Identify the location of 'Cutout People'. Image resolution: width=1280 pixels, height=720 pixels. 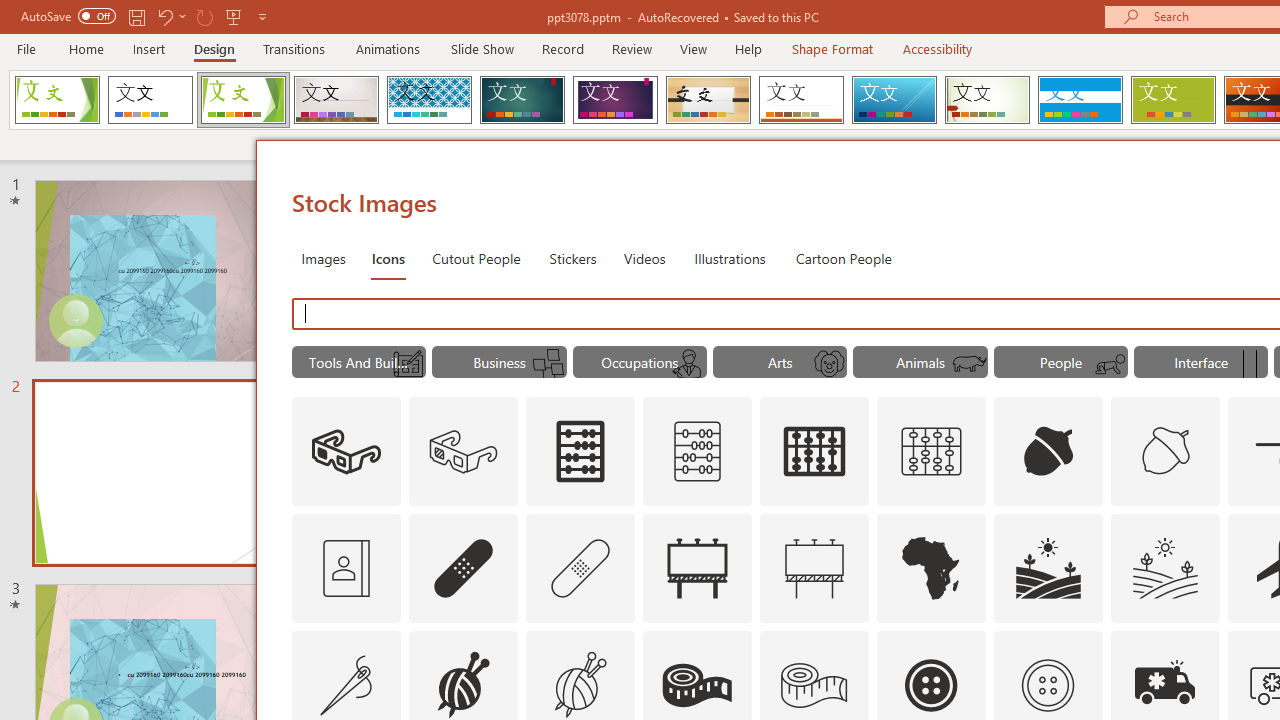
(476, 257).